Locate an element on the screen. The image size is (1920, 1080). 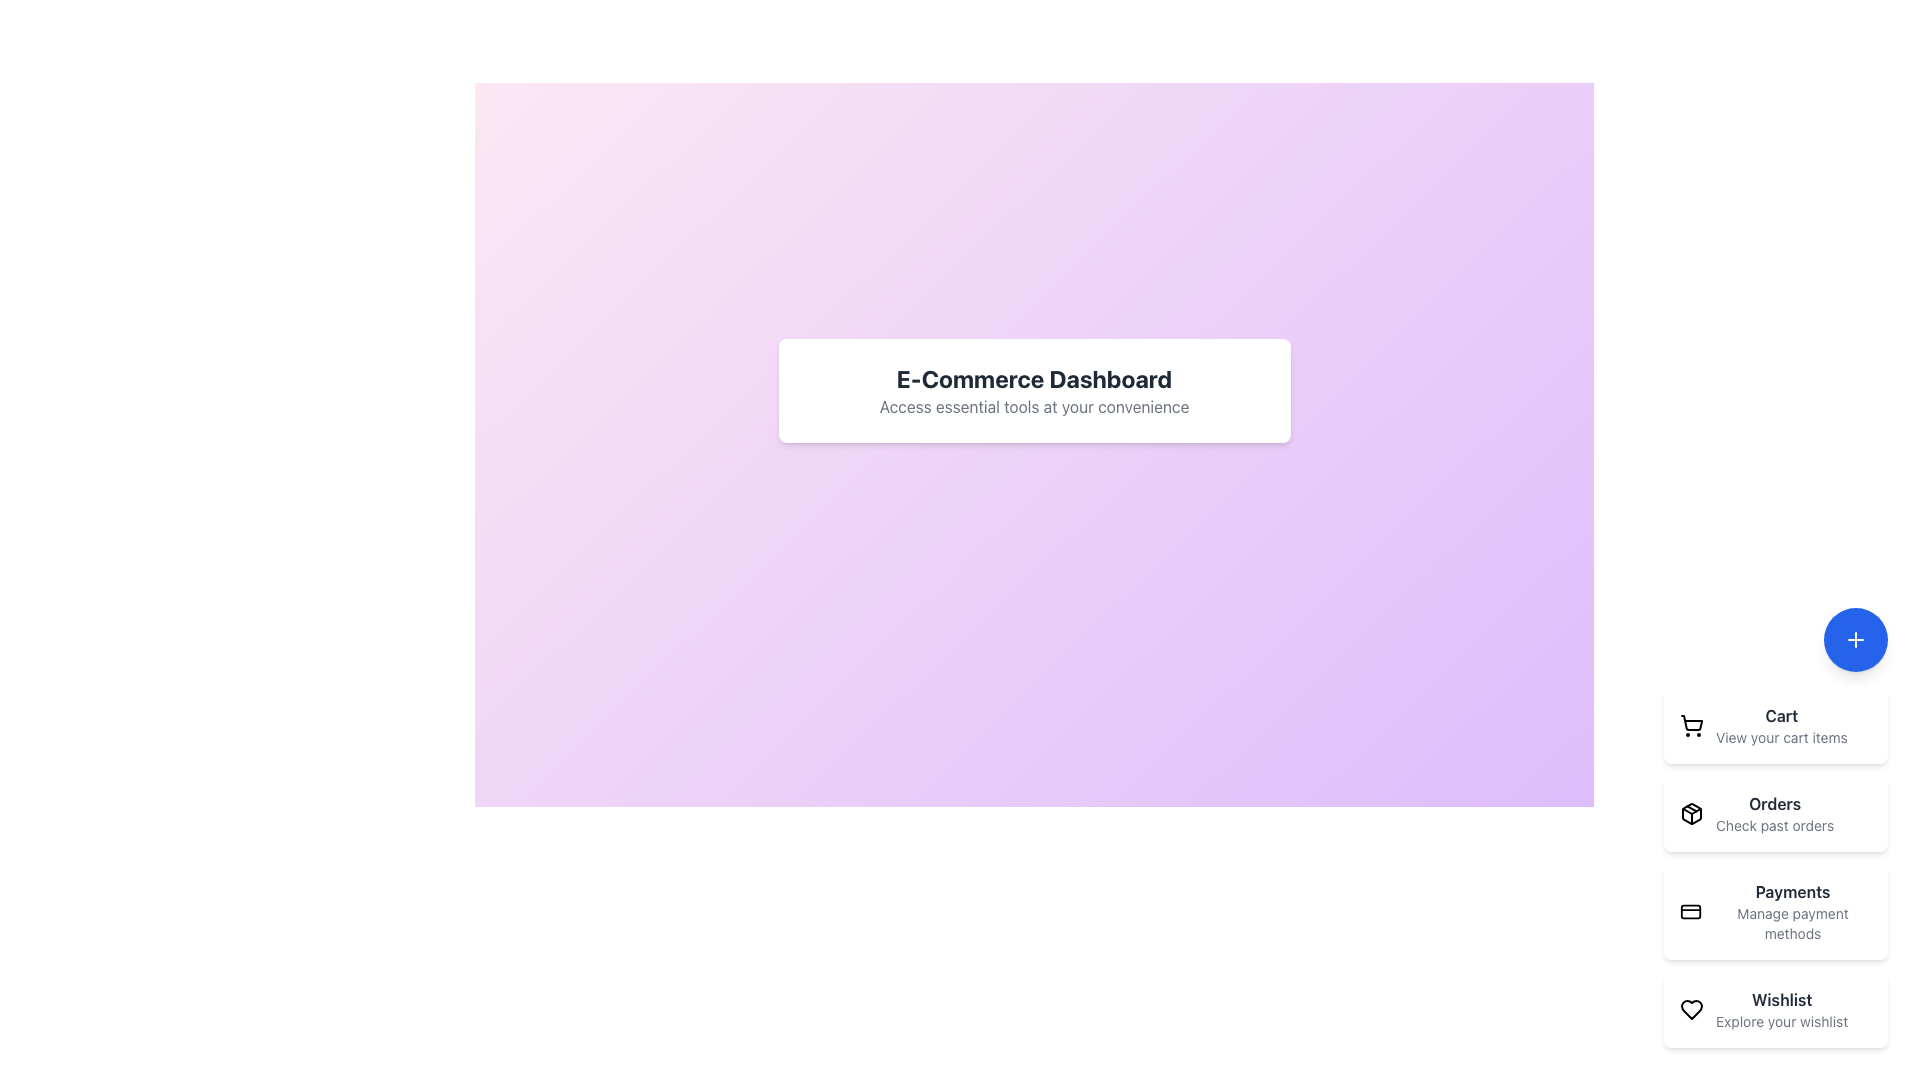
the 'Payments' static text label in the navigation menu, which serves as a label for identifying payment functionalities is located at coordinates (1793, 890).